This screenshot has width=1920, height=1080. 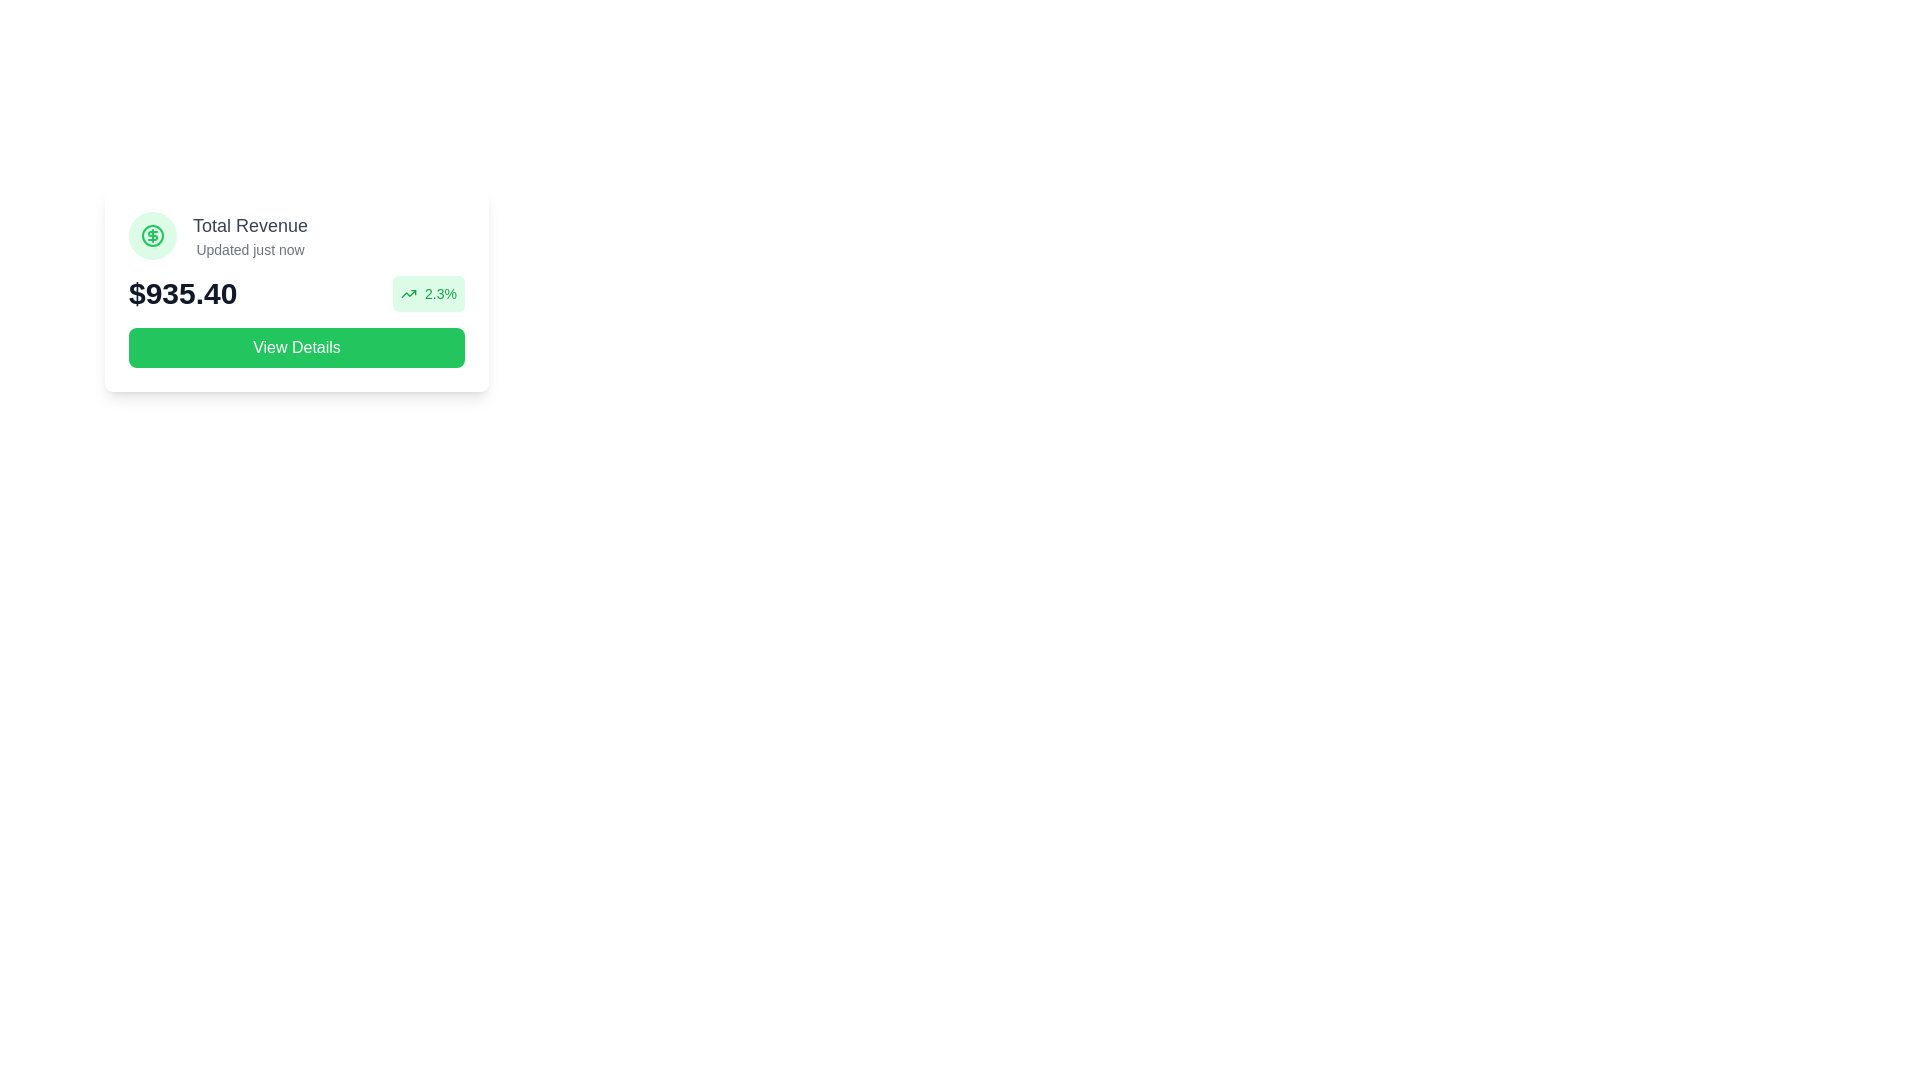 I want to click on the dollar sign icon enclosed in a circular border with a green hue, located beside the 'Total Revenue' text in the upper-left corner of the card labeled 'Total Revenue', so click(x=152, y=234).